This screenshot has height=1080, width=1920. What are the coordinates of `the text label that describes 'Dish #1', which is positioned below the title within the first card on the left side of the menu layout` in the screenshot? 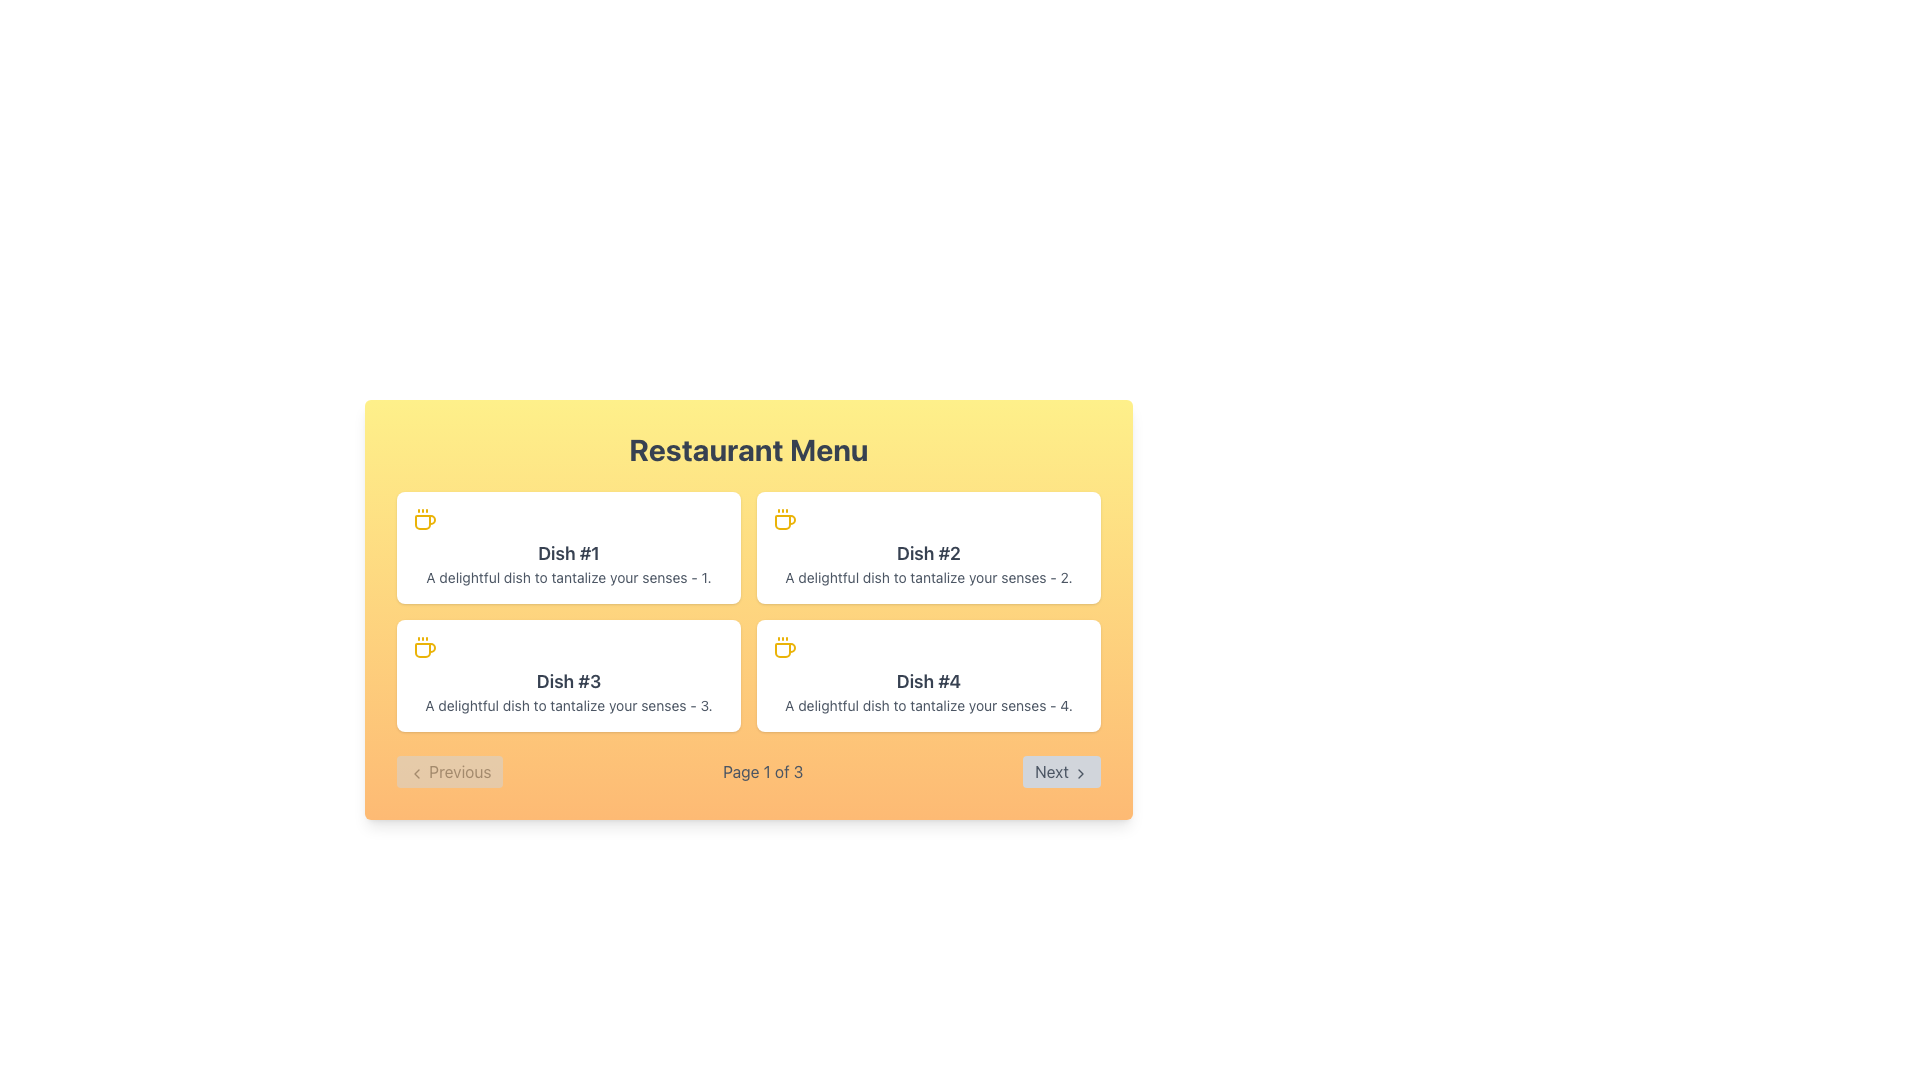 It's located at (568, 578).